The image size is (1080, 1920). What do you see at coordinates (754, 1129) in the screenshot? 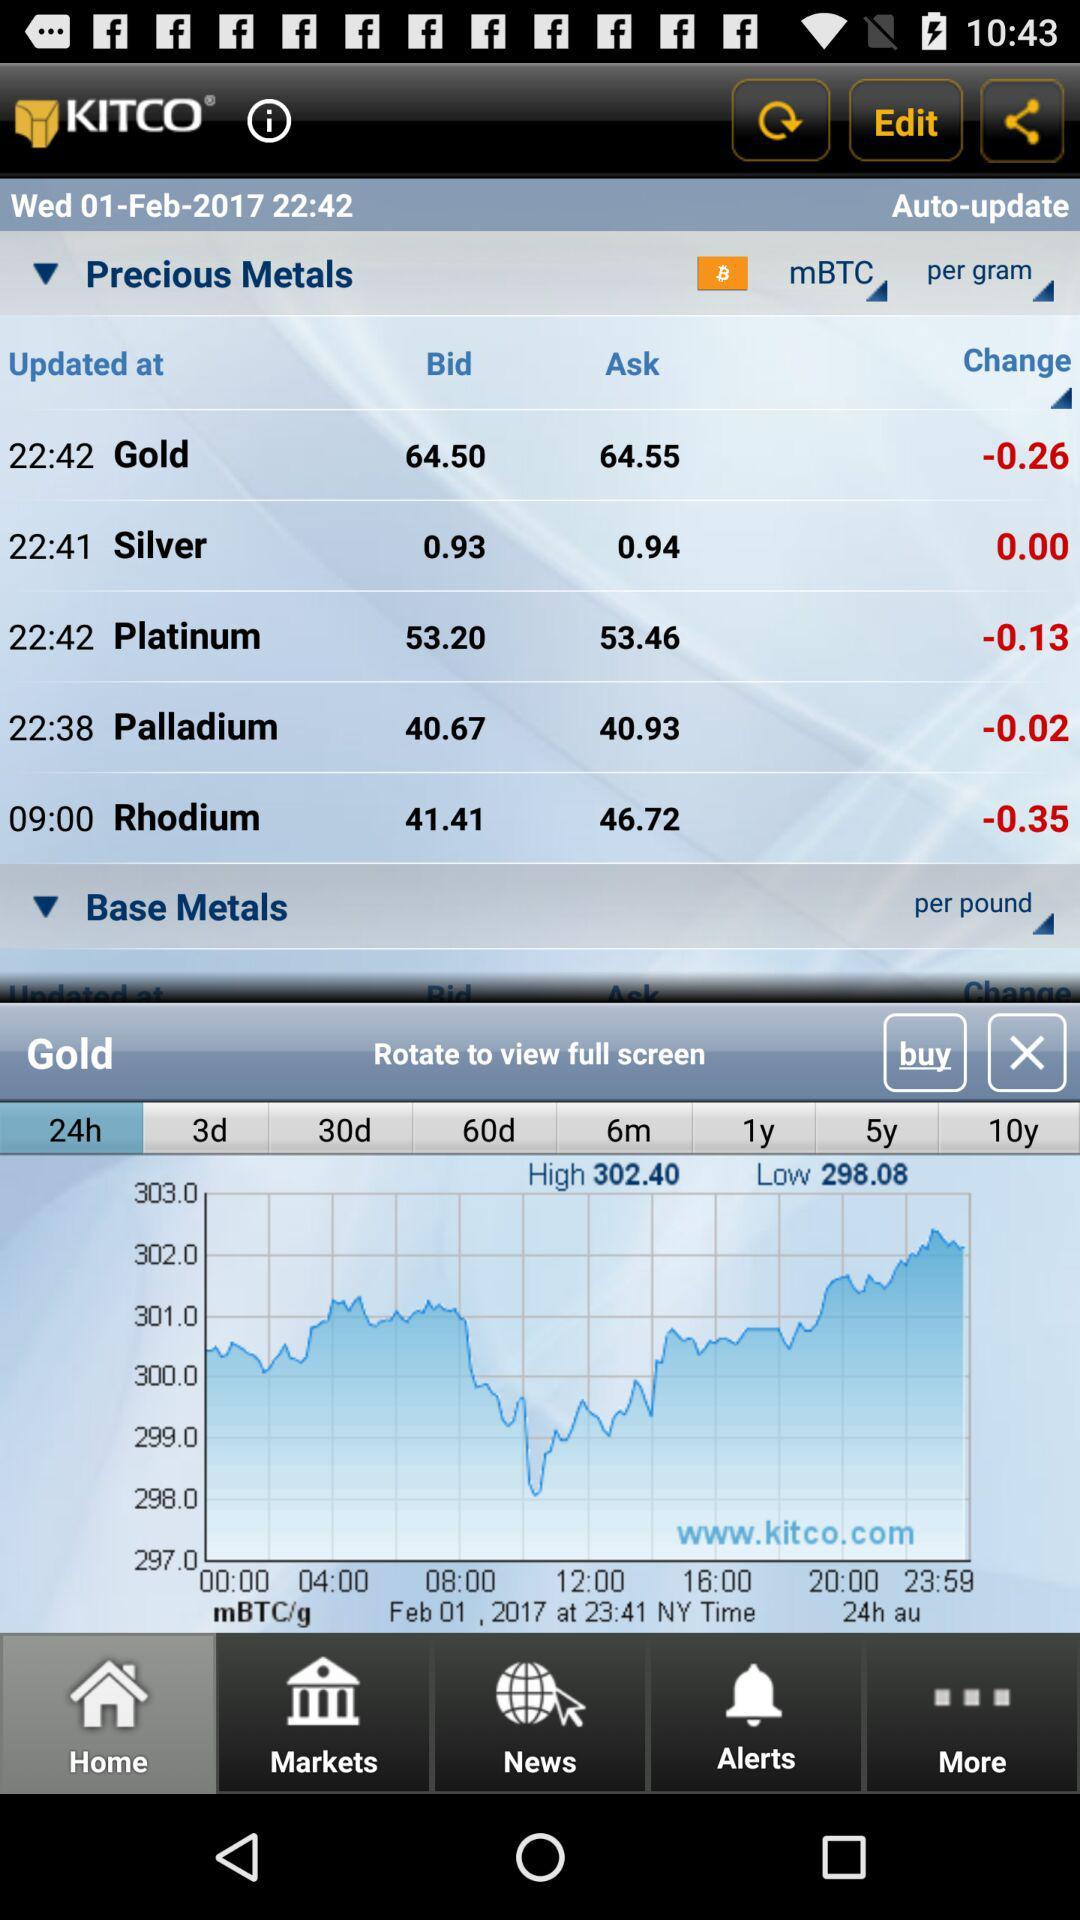
I see `1y radio button` at bounding box center [754, 1129].